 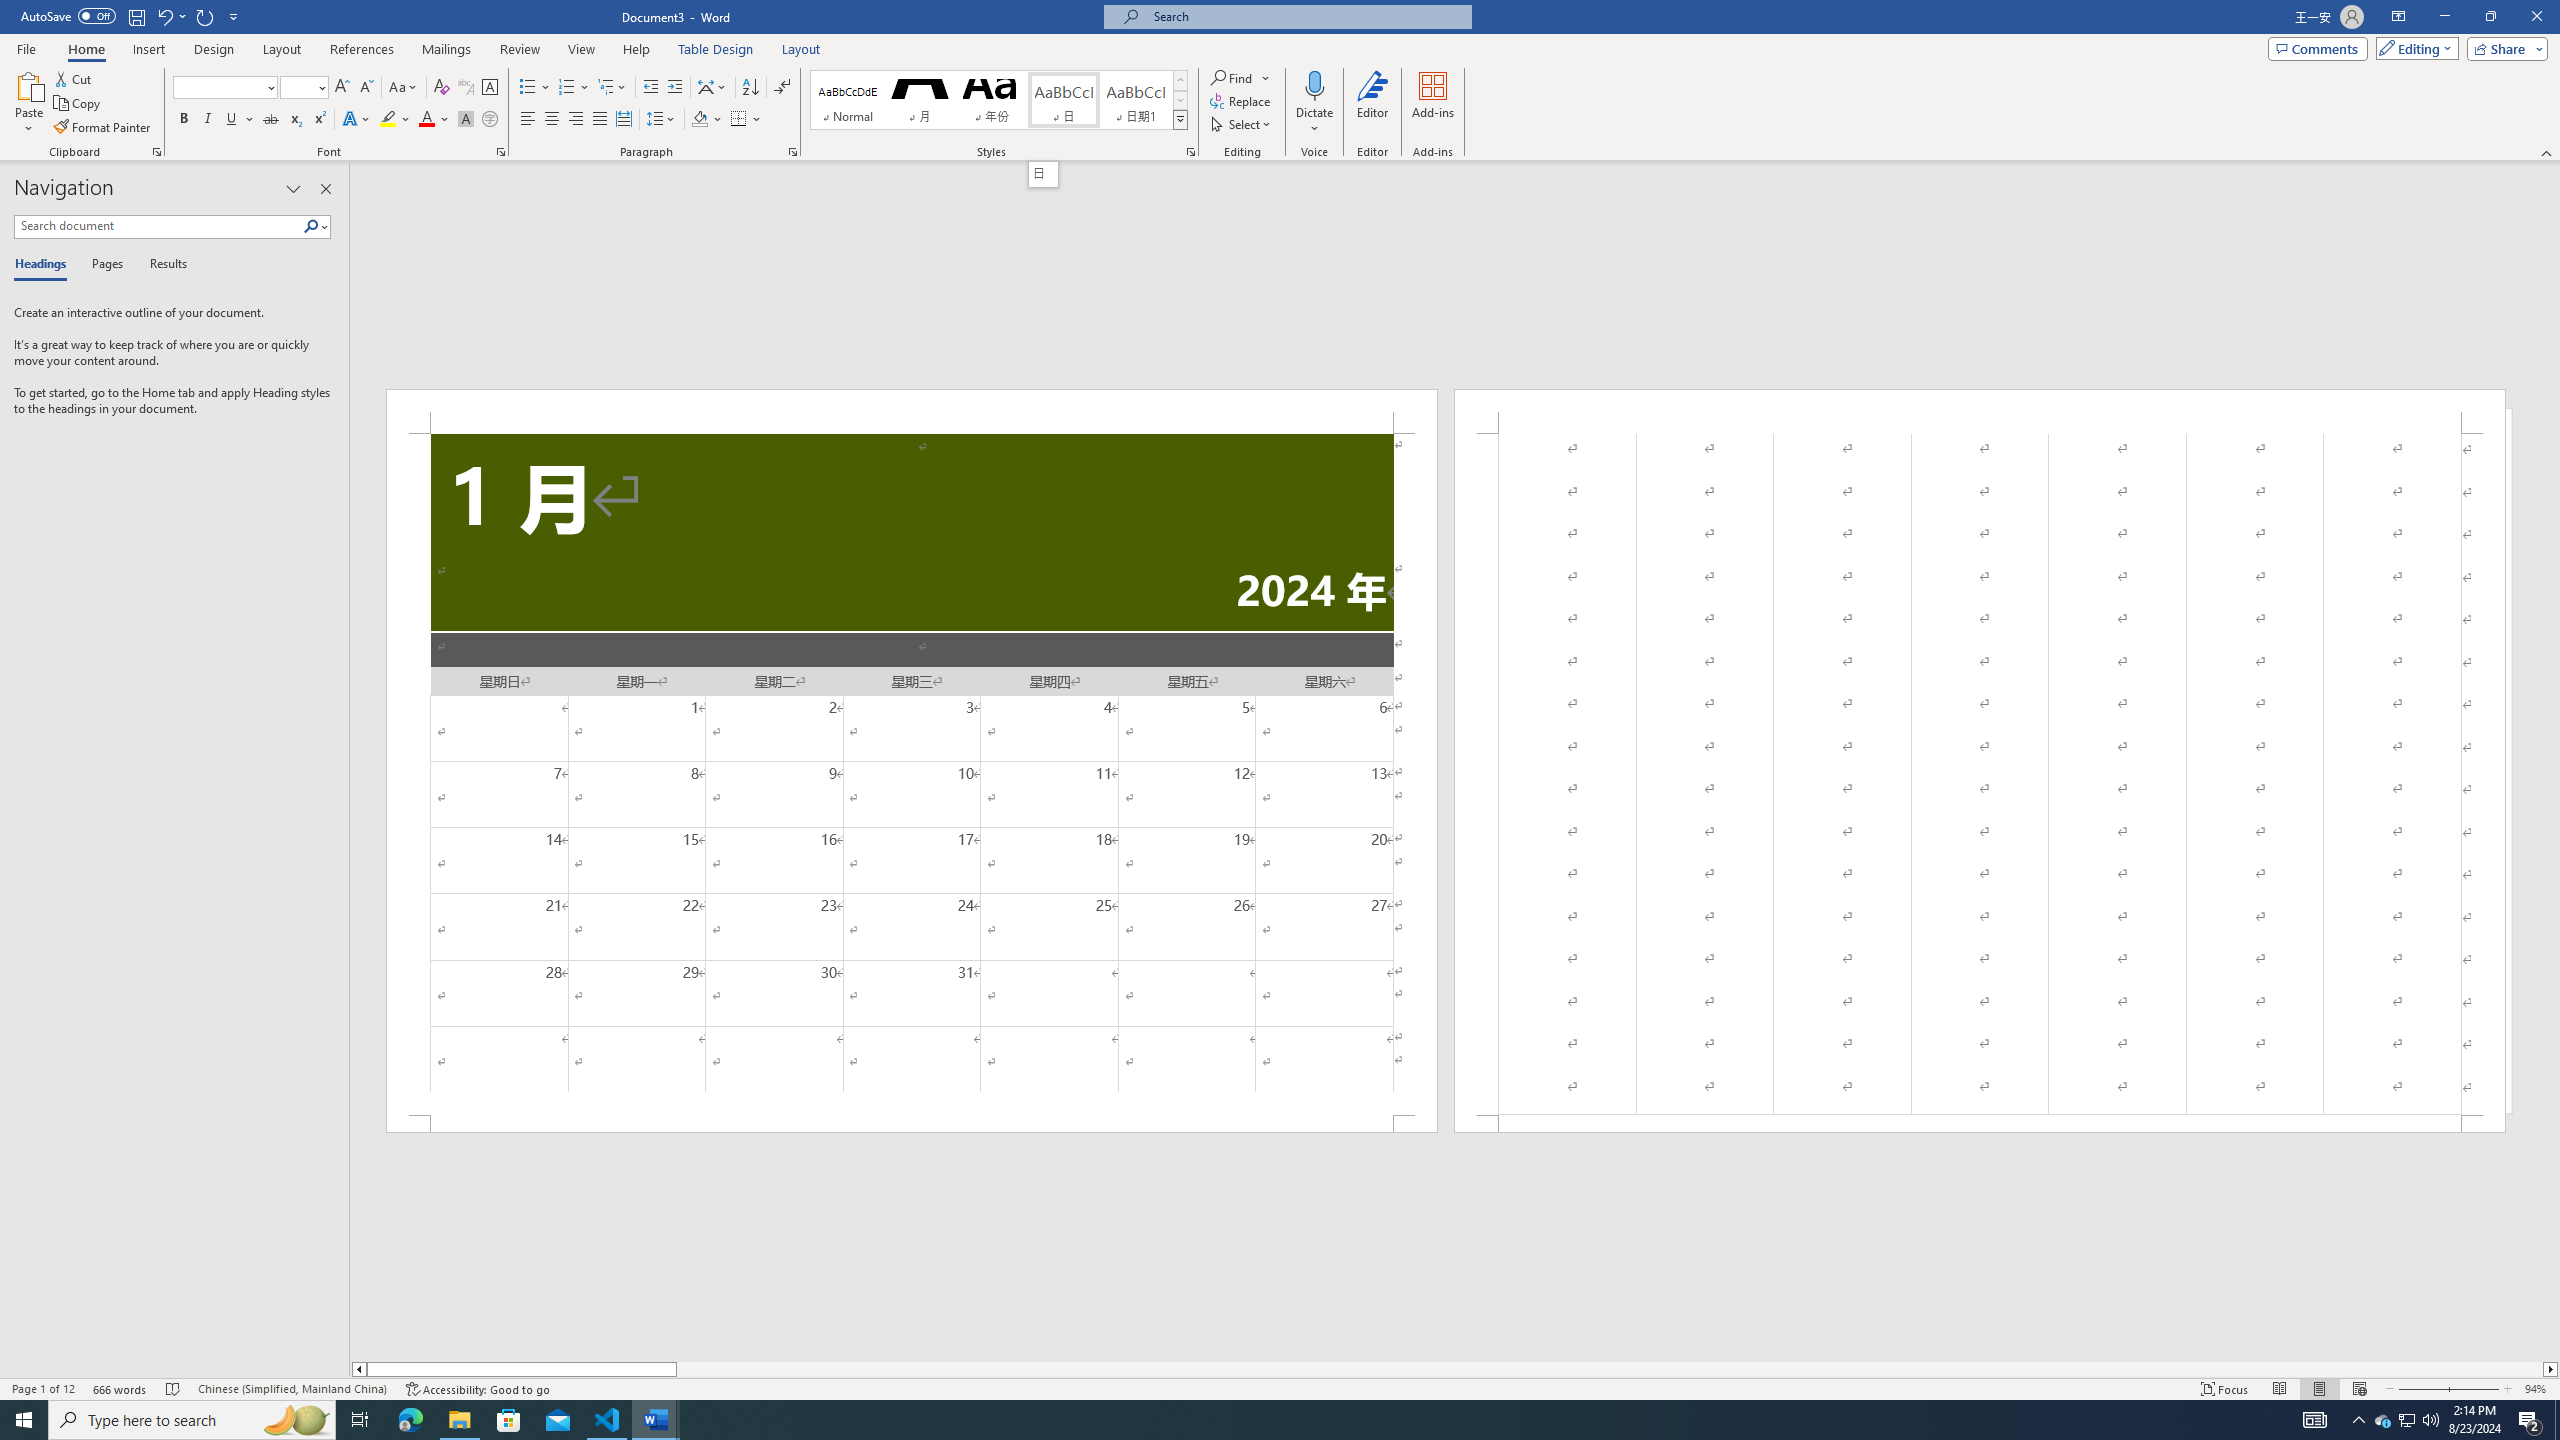 I want to click on 'Phonetic Guide...', so click(x=464, y=87).